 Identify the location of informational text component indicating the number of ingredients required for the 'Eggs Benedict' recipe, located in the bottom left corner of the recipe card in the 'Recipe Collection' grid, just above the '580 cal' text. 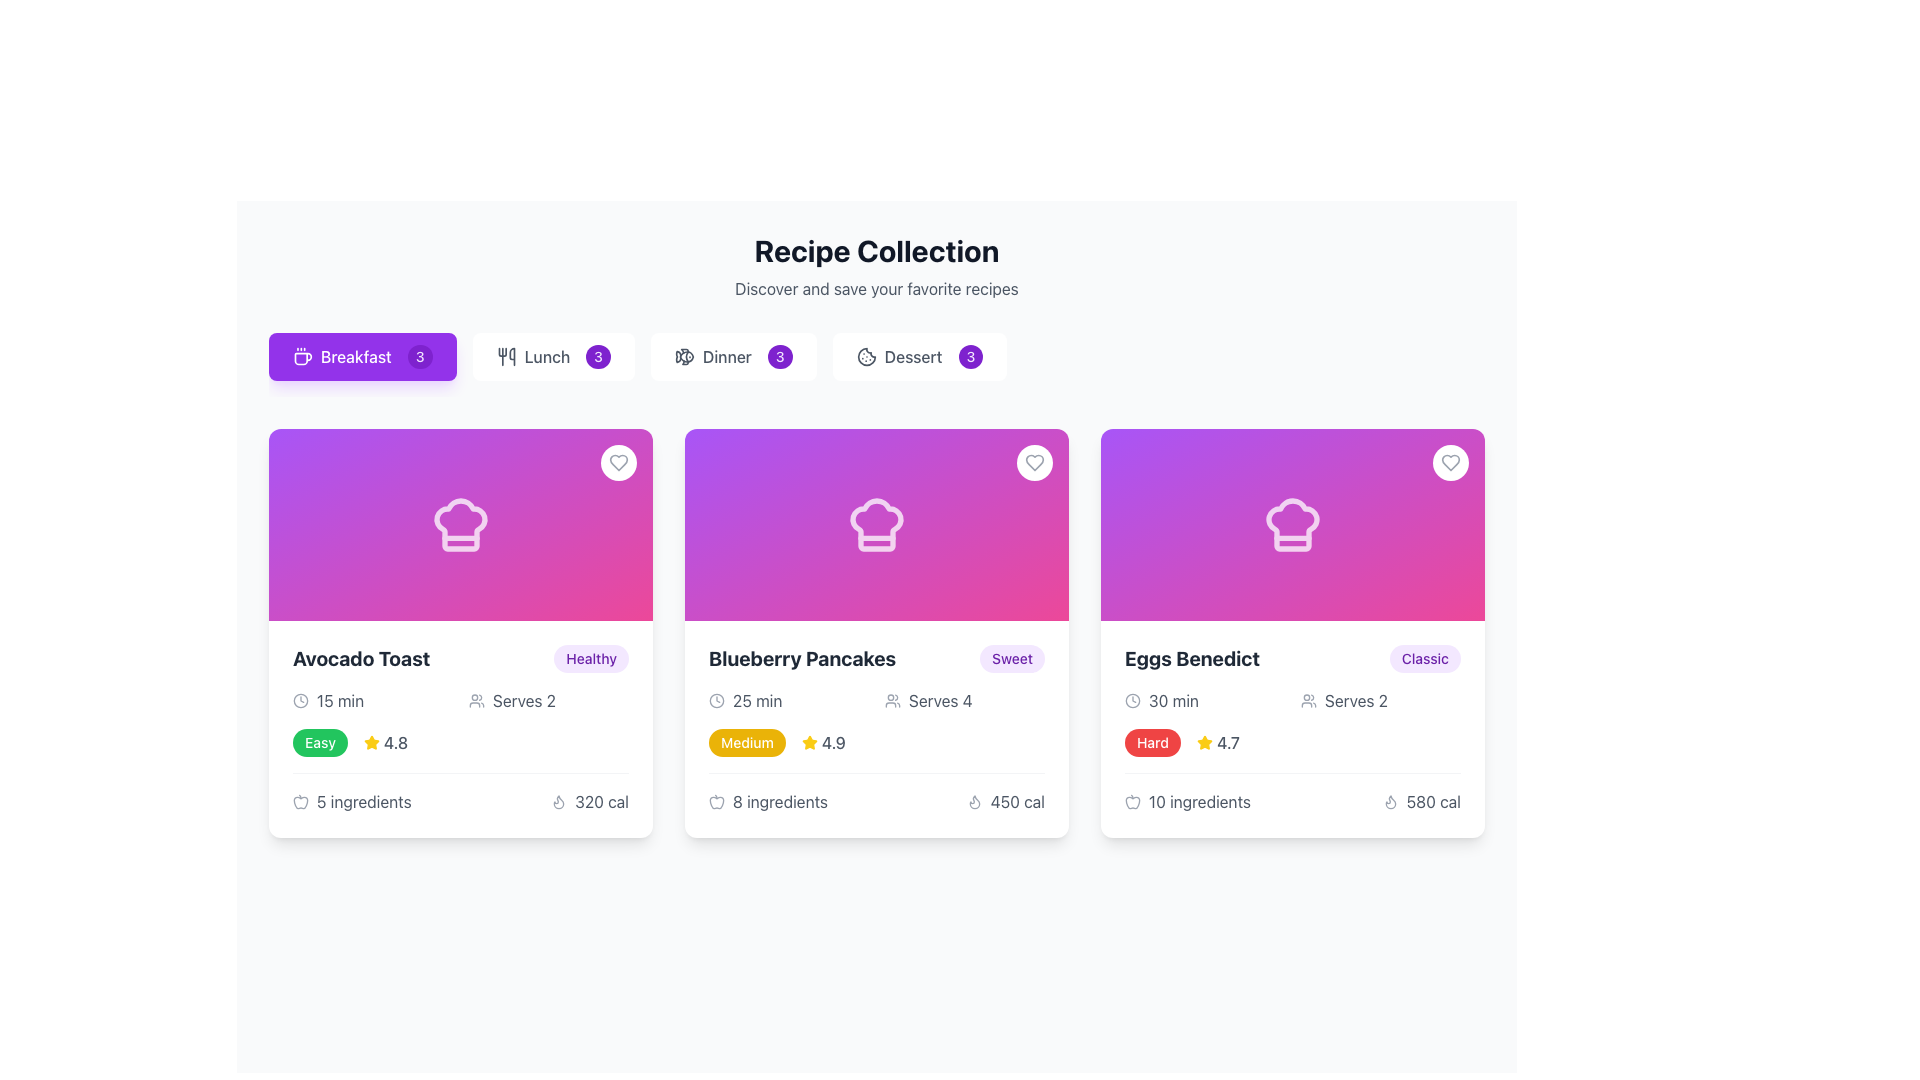
(1200, 801).